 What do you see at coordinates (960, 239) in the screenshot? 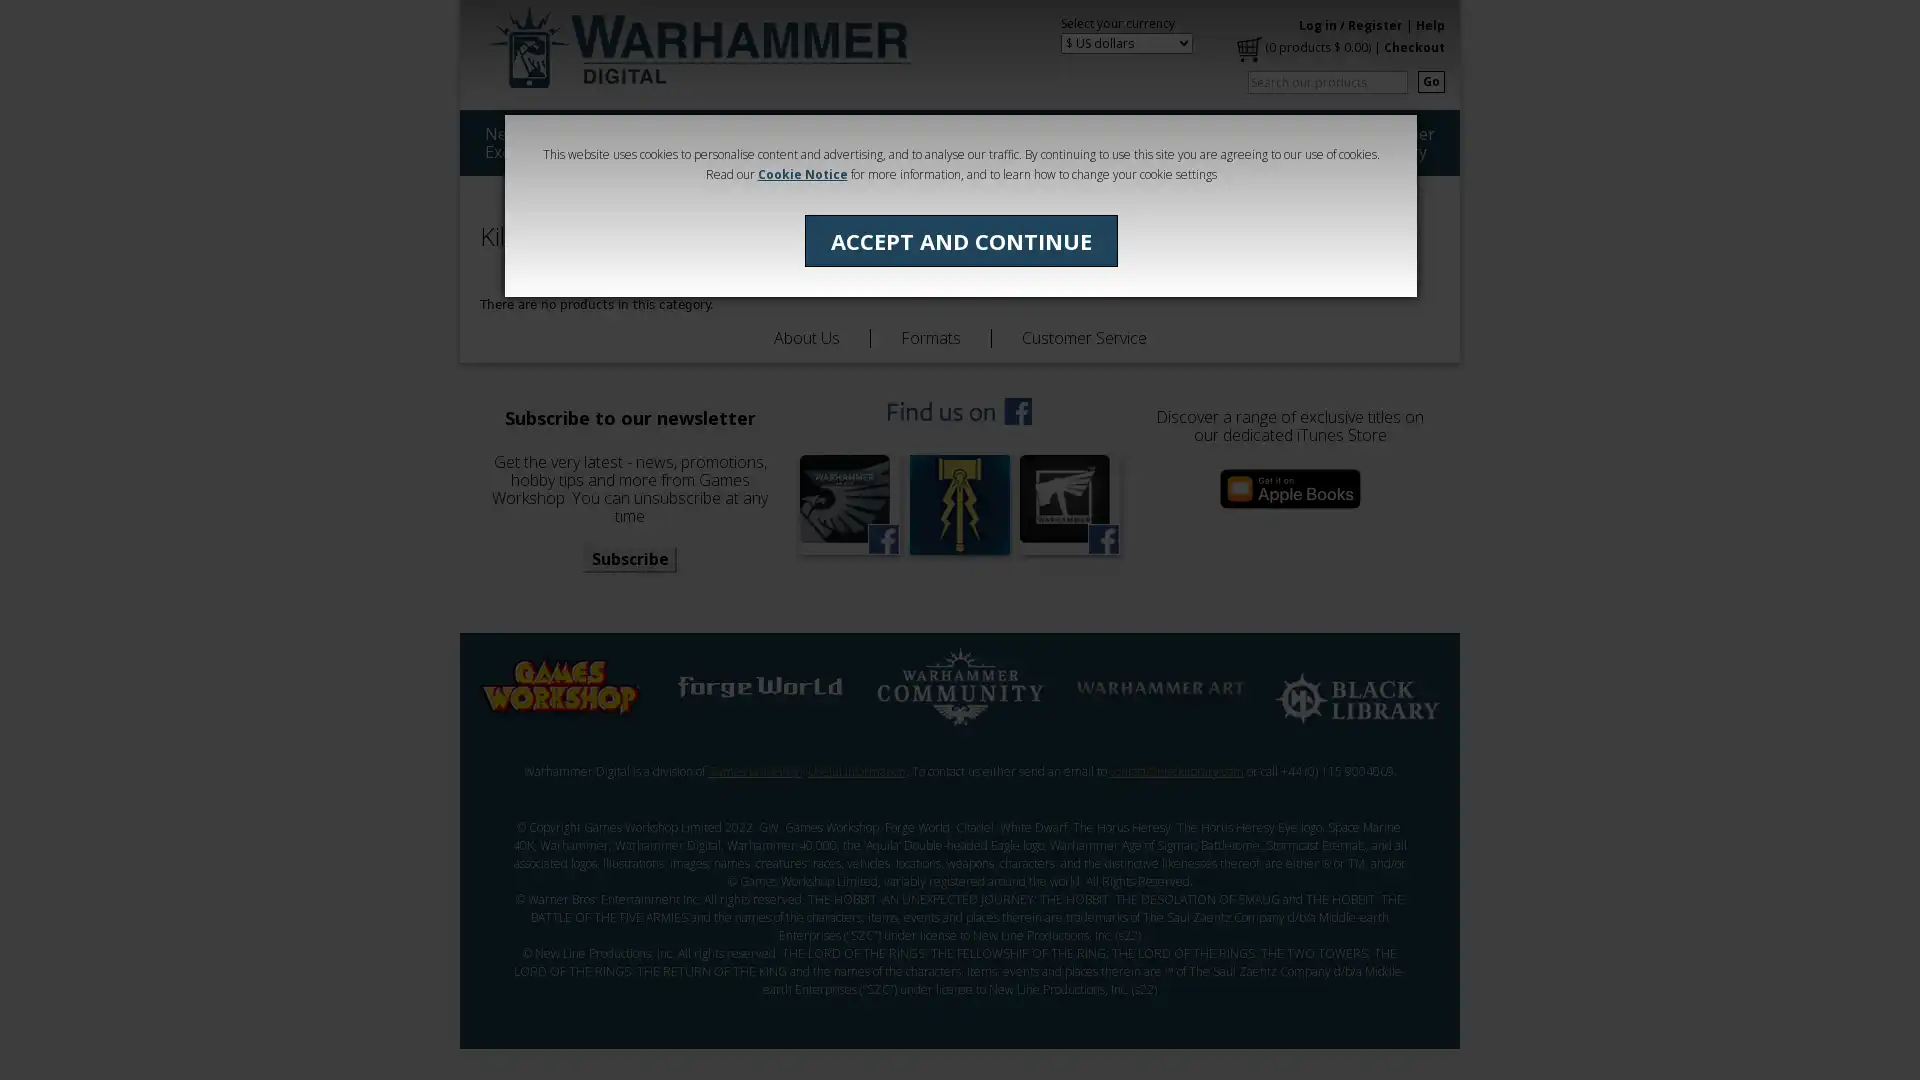
I see `ACCEPT AND CONTINUE` at bounding box center [960, 239].